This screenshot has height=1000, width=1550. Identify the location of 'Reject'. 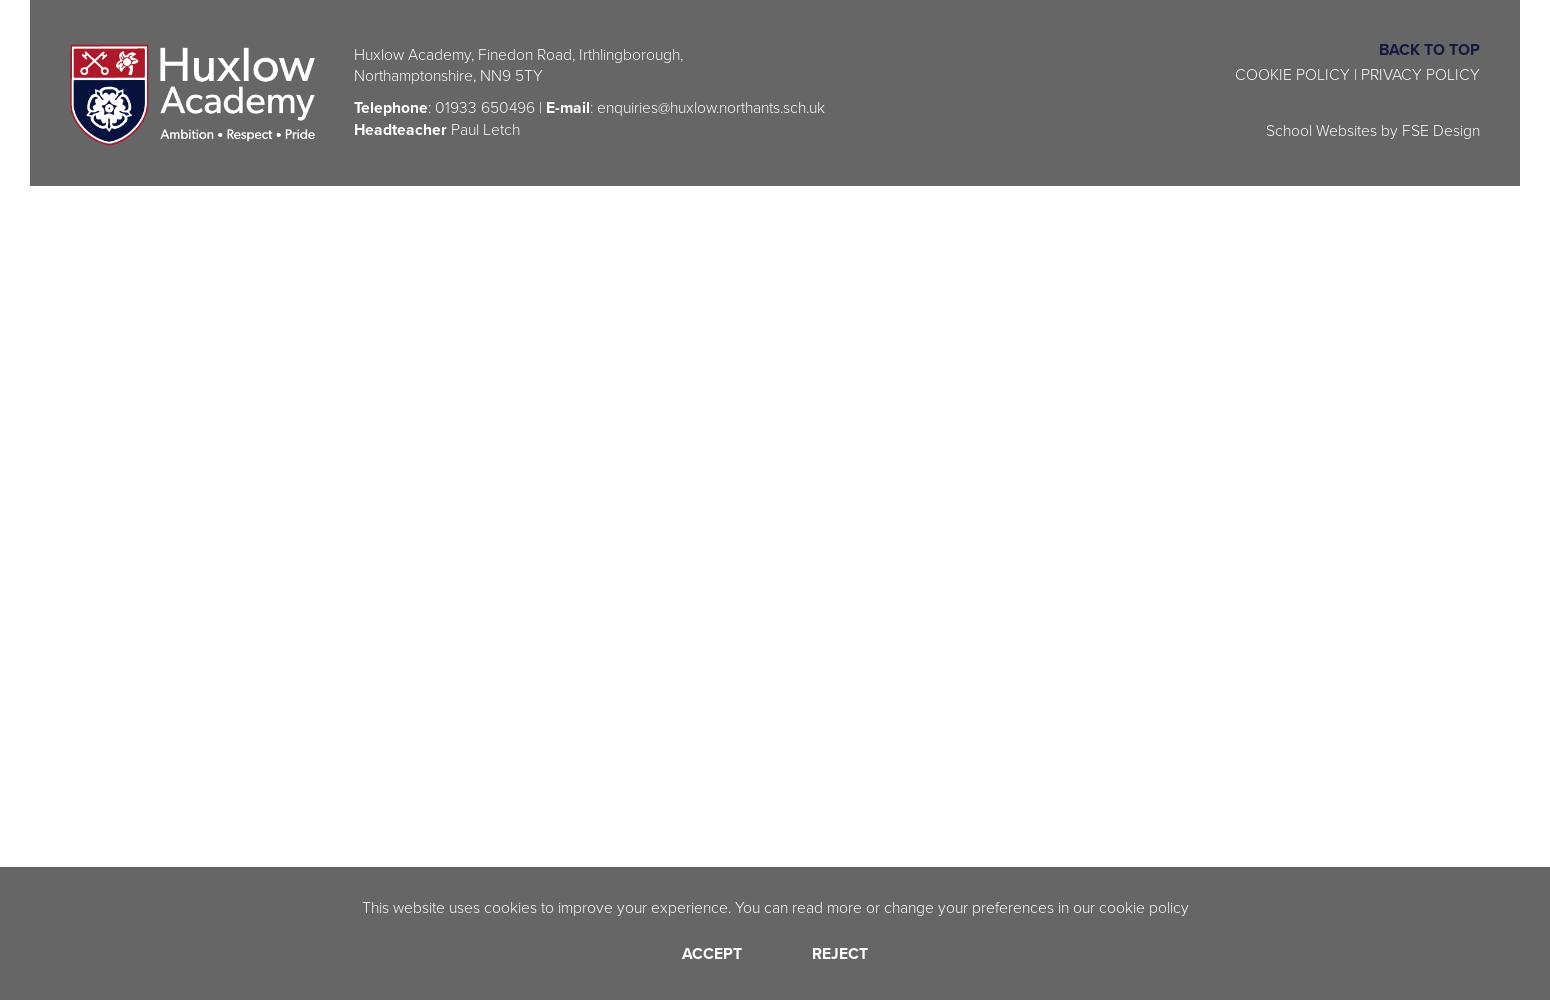
(838, 952).